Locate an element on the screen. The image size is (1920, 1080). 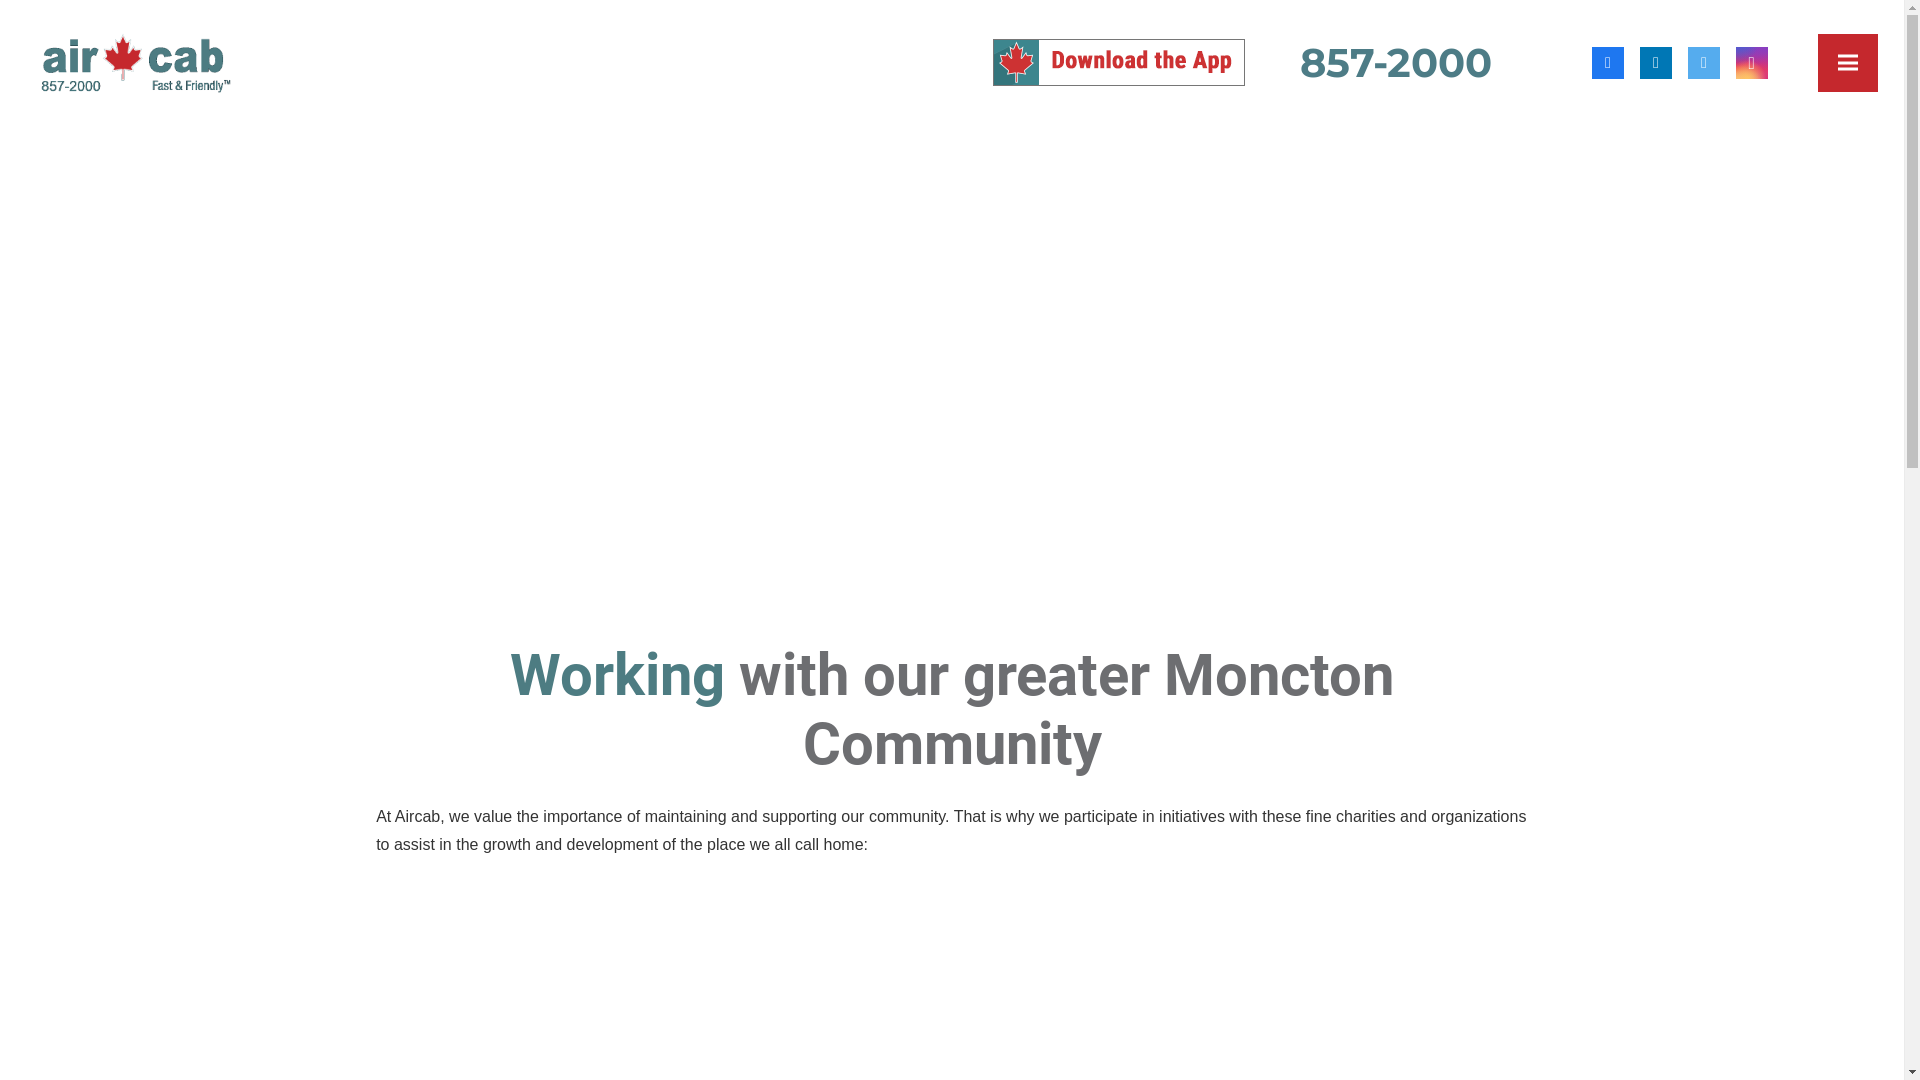
'Facebook' is located at coordinates (1591, 60).